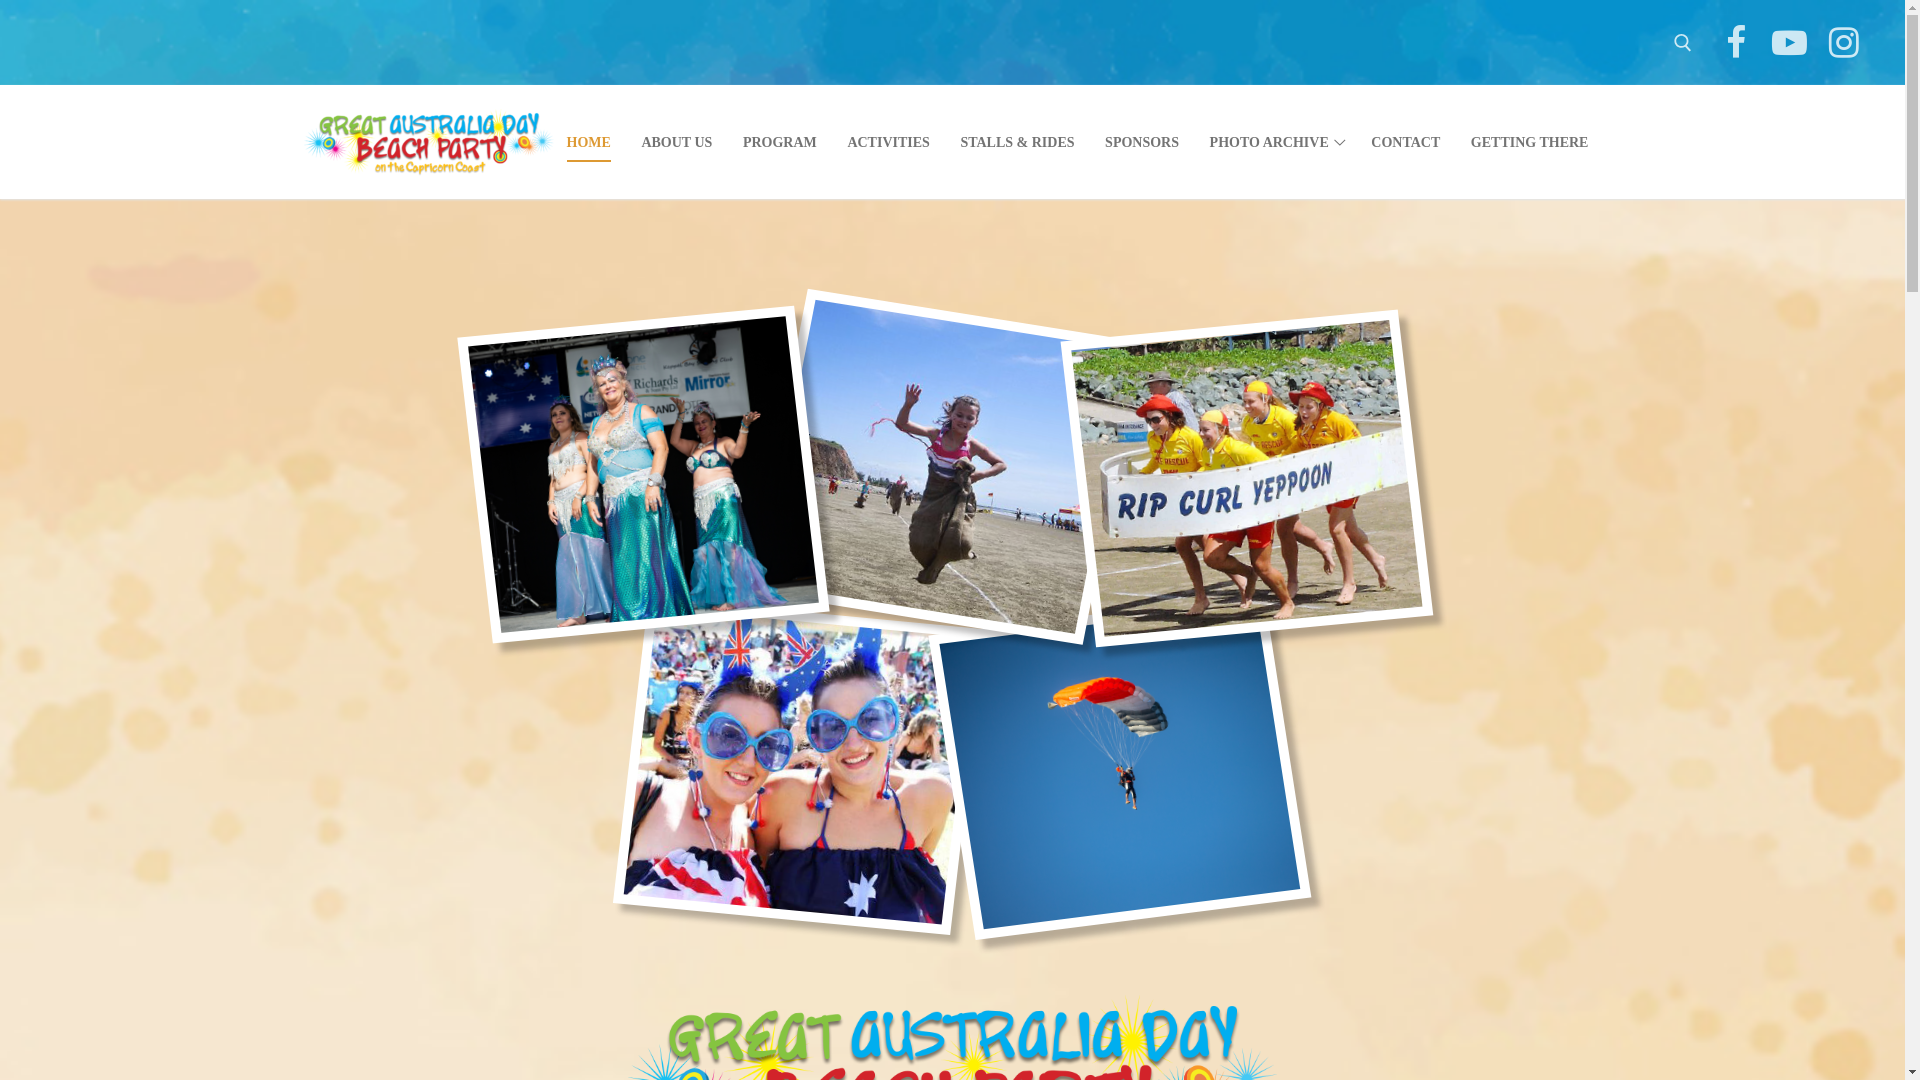  I want to click on 'Instagram', so click(1842, 42).